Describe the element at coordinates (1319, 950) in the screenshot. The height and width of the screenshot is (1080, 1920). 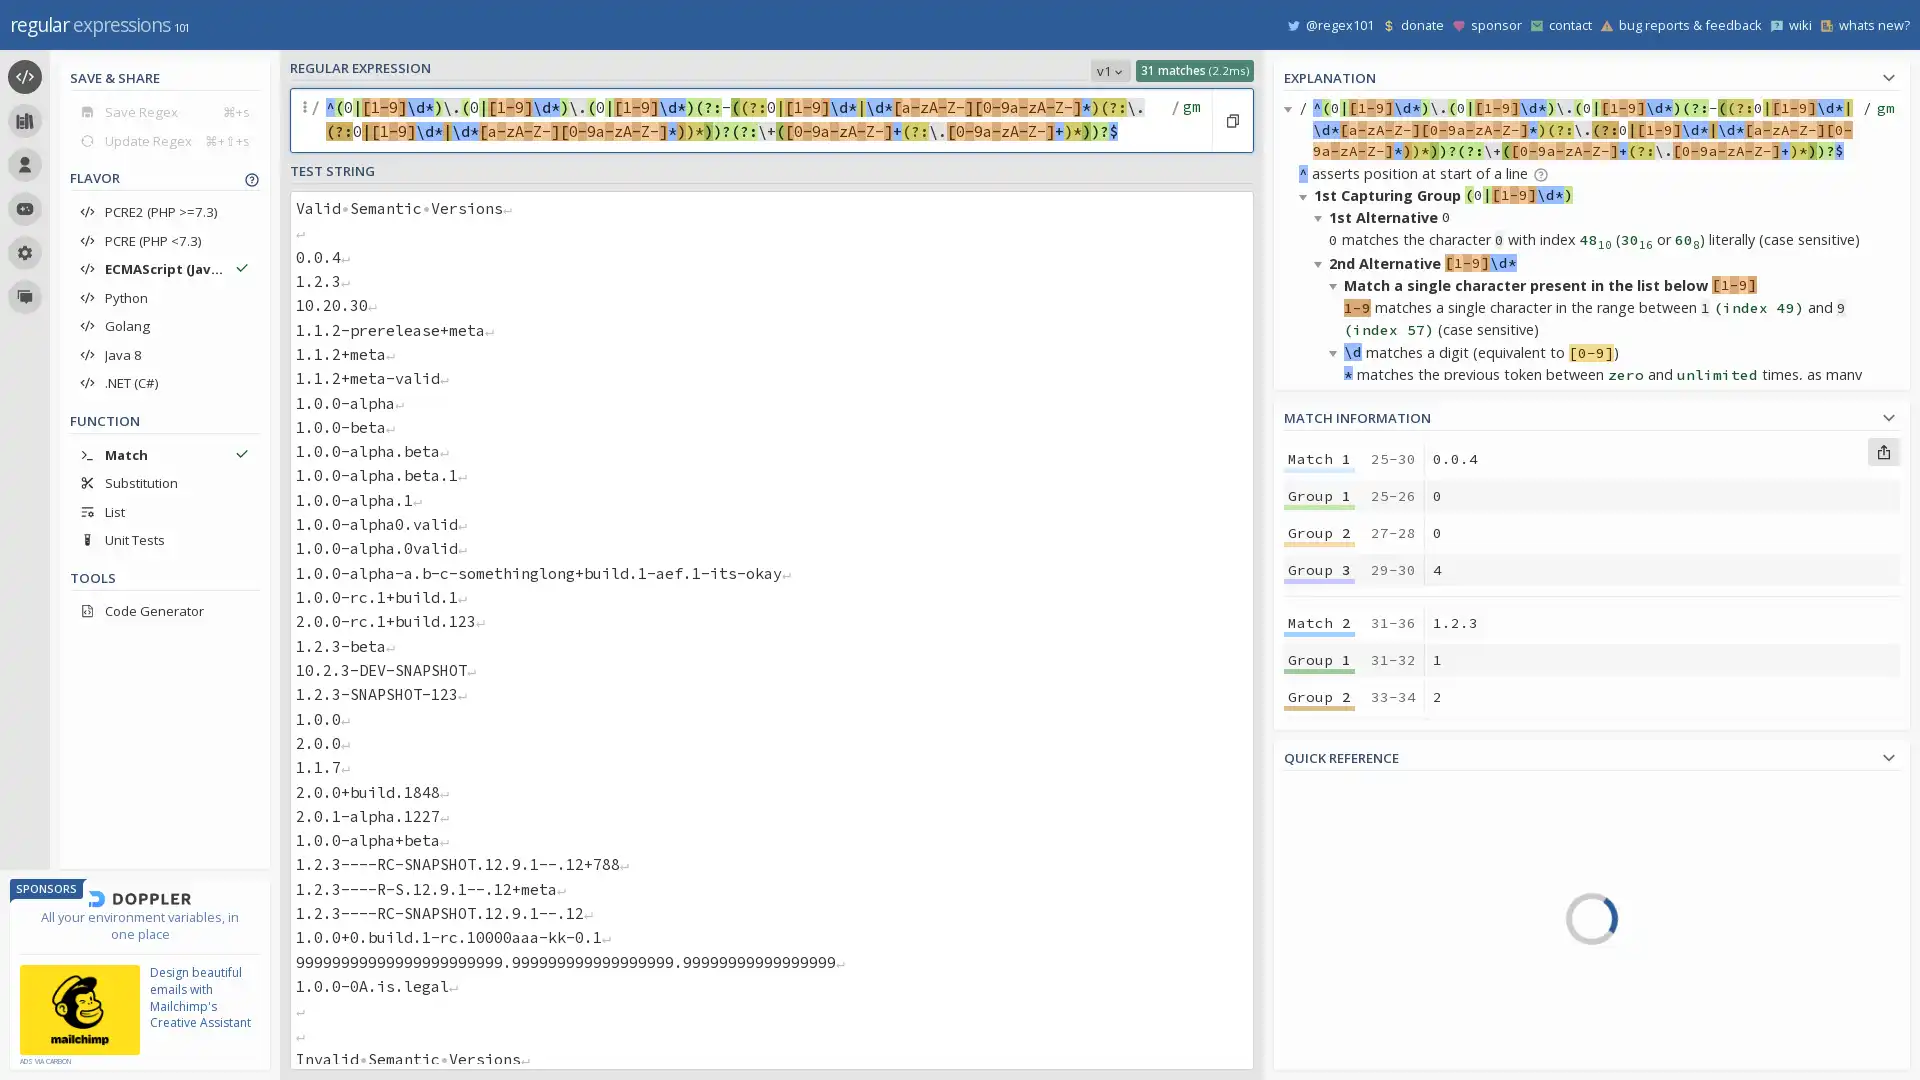
I see `Match 4` at that location.